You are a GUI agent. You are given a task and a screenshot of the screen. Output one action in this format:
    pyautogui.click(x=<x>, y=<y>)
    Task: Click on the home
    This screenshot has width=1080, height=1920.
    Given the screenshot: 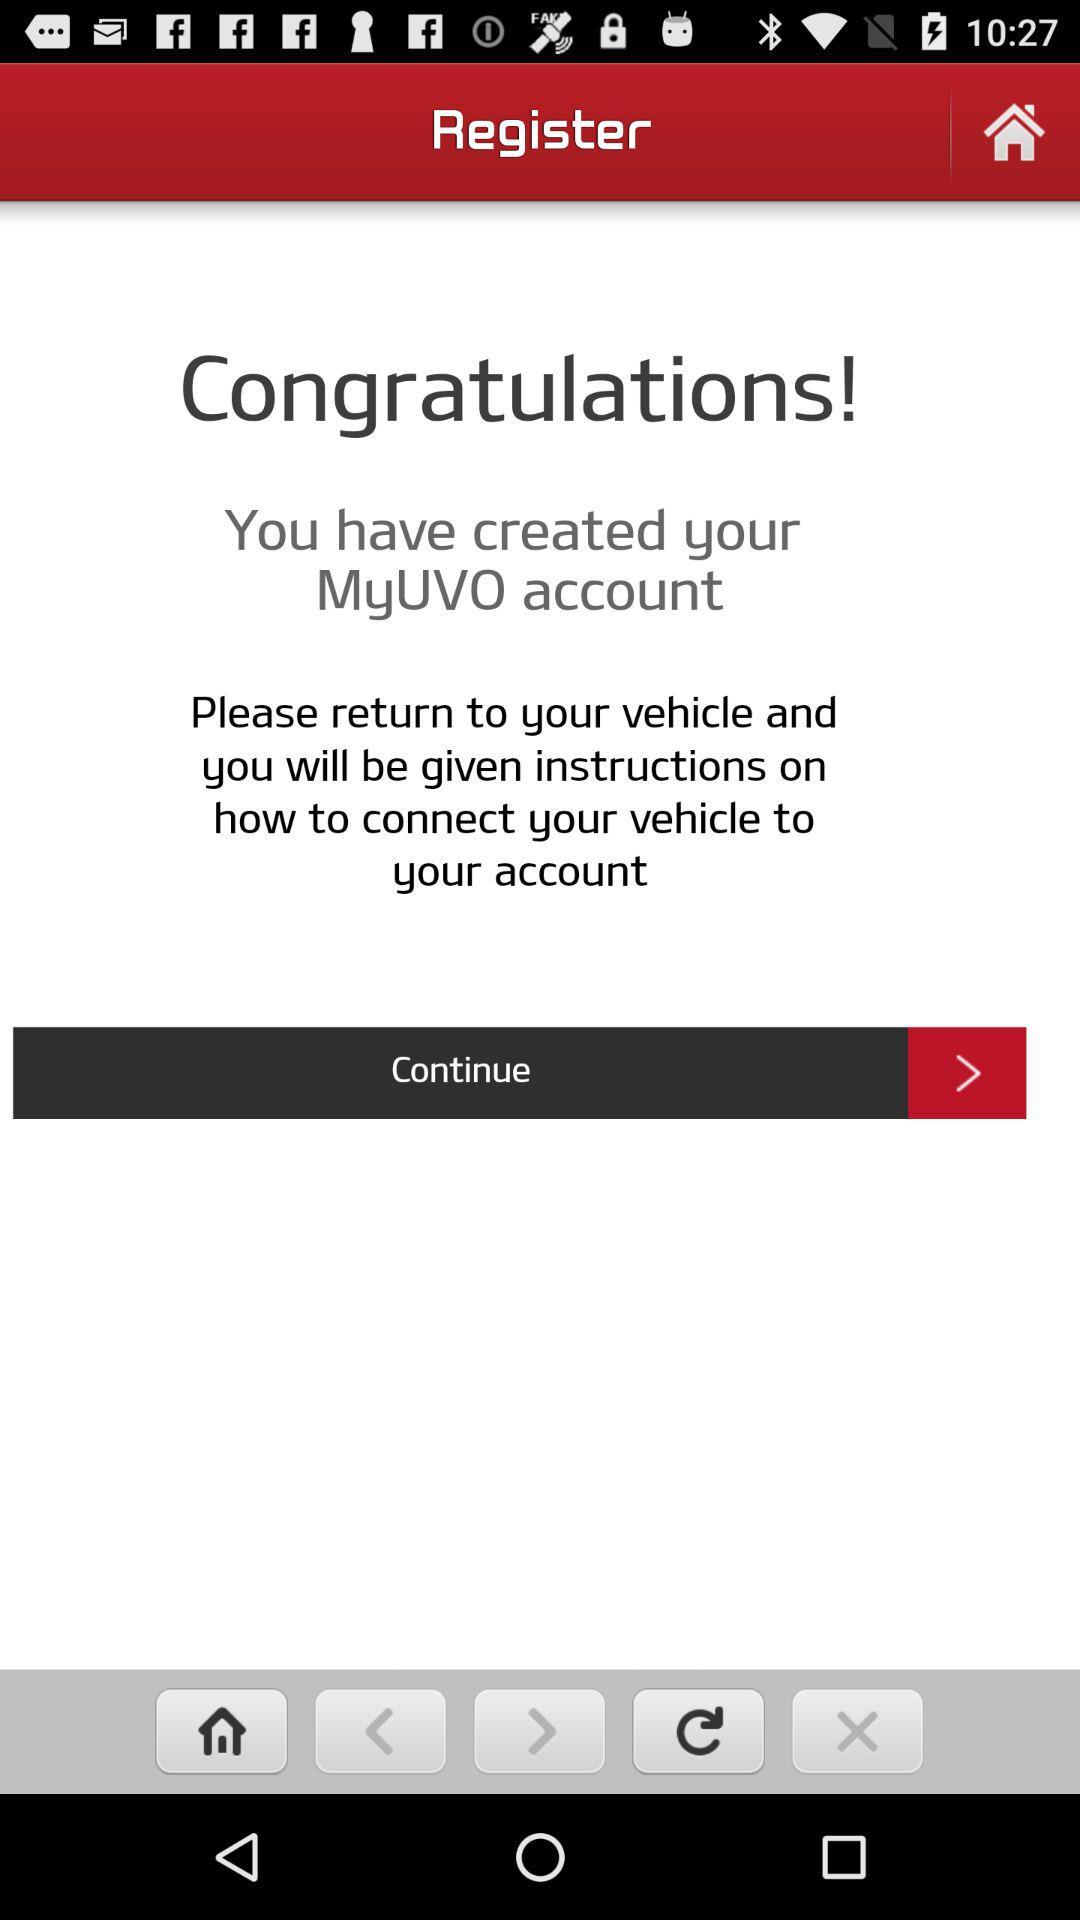 What is the action you would take?
    pyautogui.click(x=1014, y=144)
    